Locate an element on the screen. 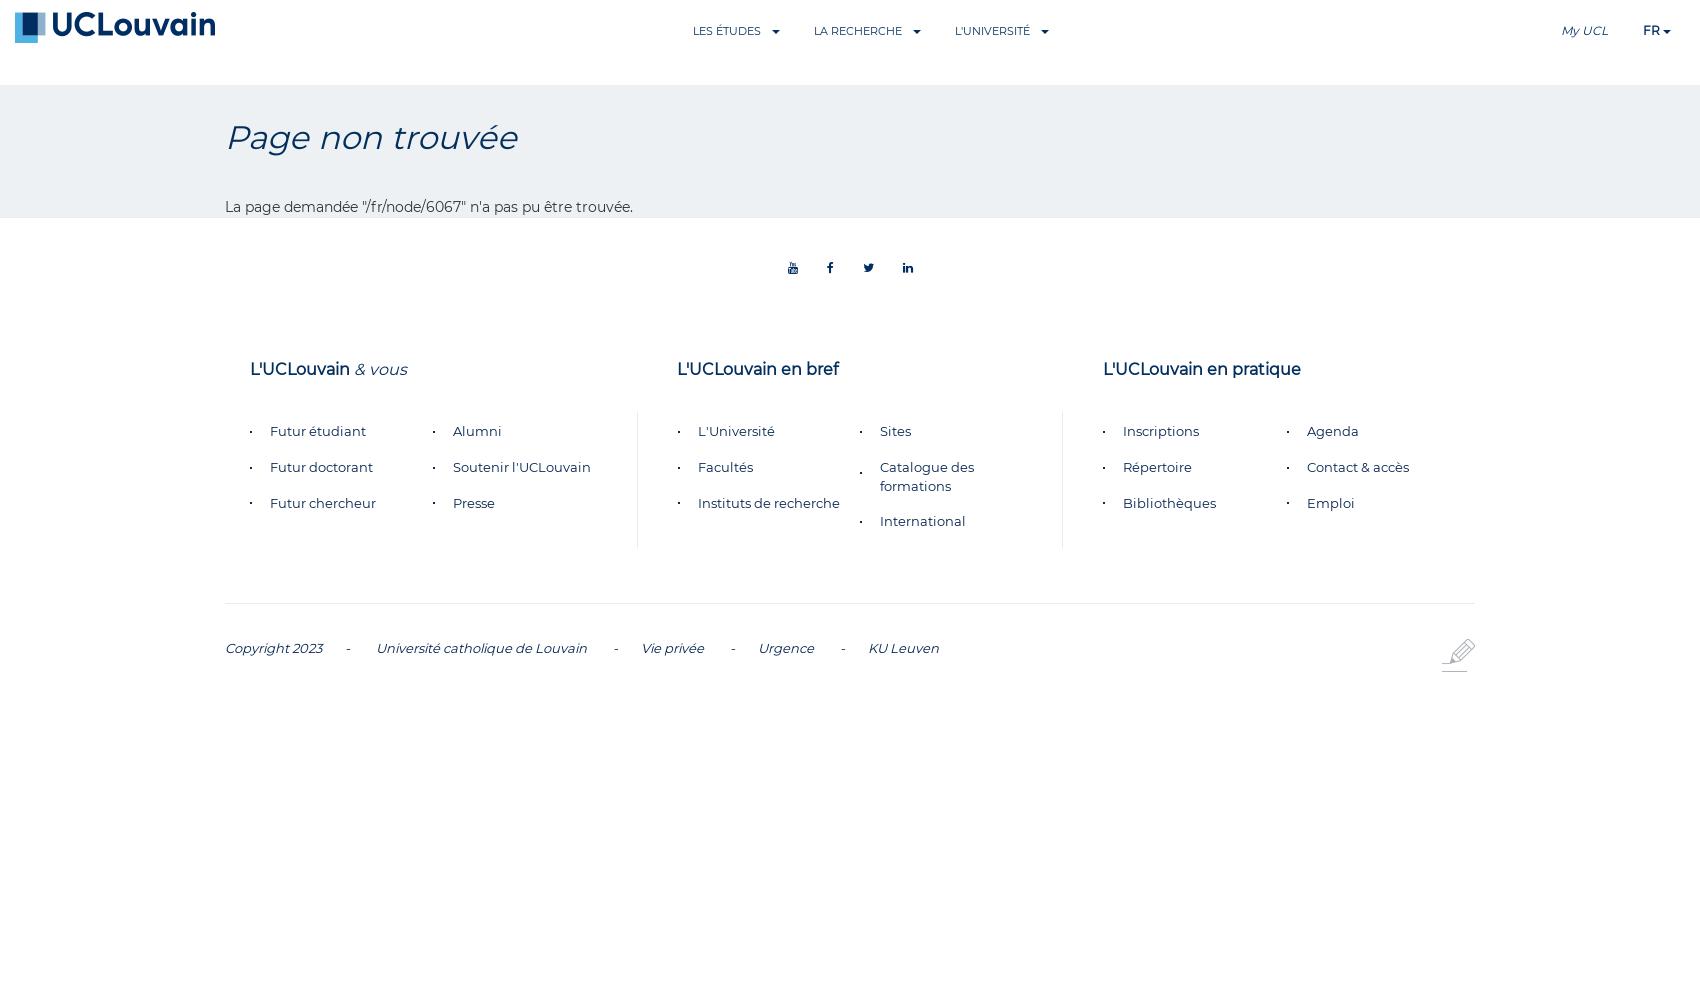 The width and height of the screenshot is (1700, 1000). 'Futur chercheur' is located at coordinates (322, 502).